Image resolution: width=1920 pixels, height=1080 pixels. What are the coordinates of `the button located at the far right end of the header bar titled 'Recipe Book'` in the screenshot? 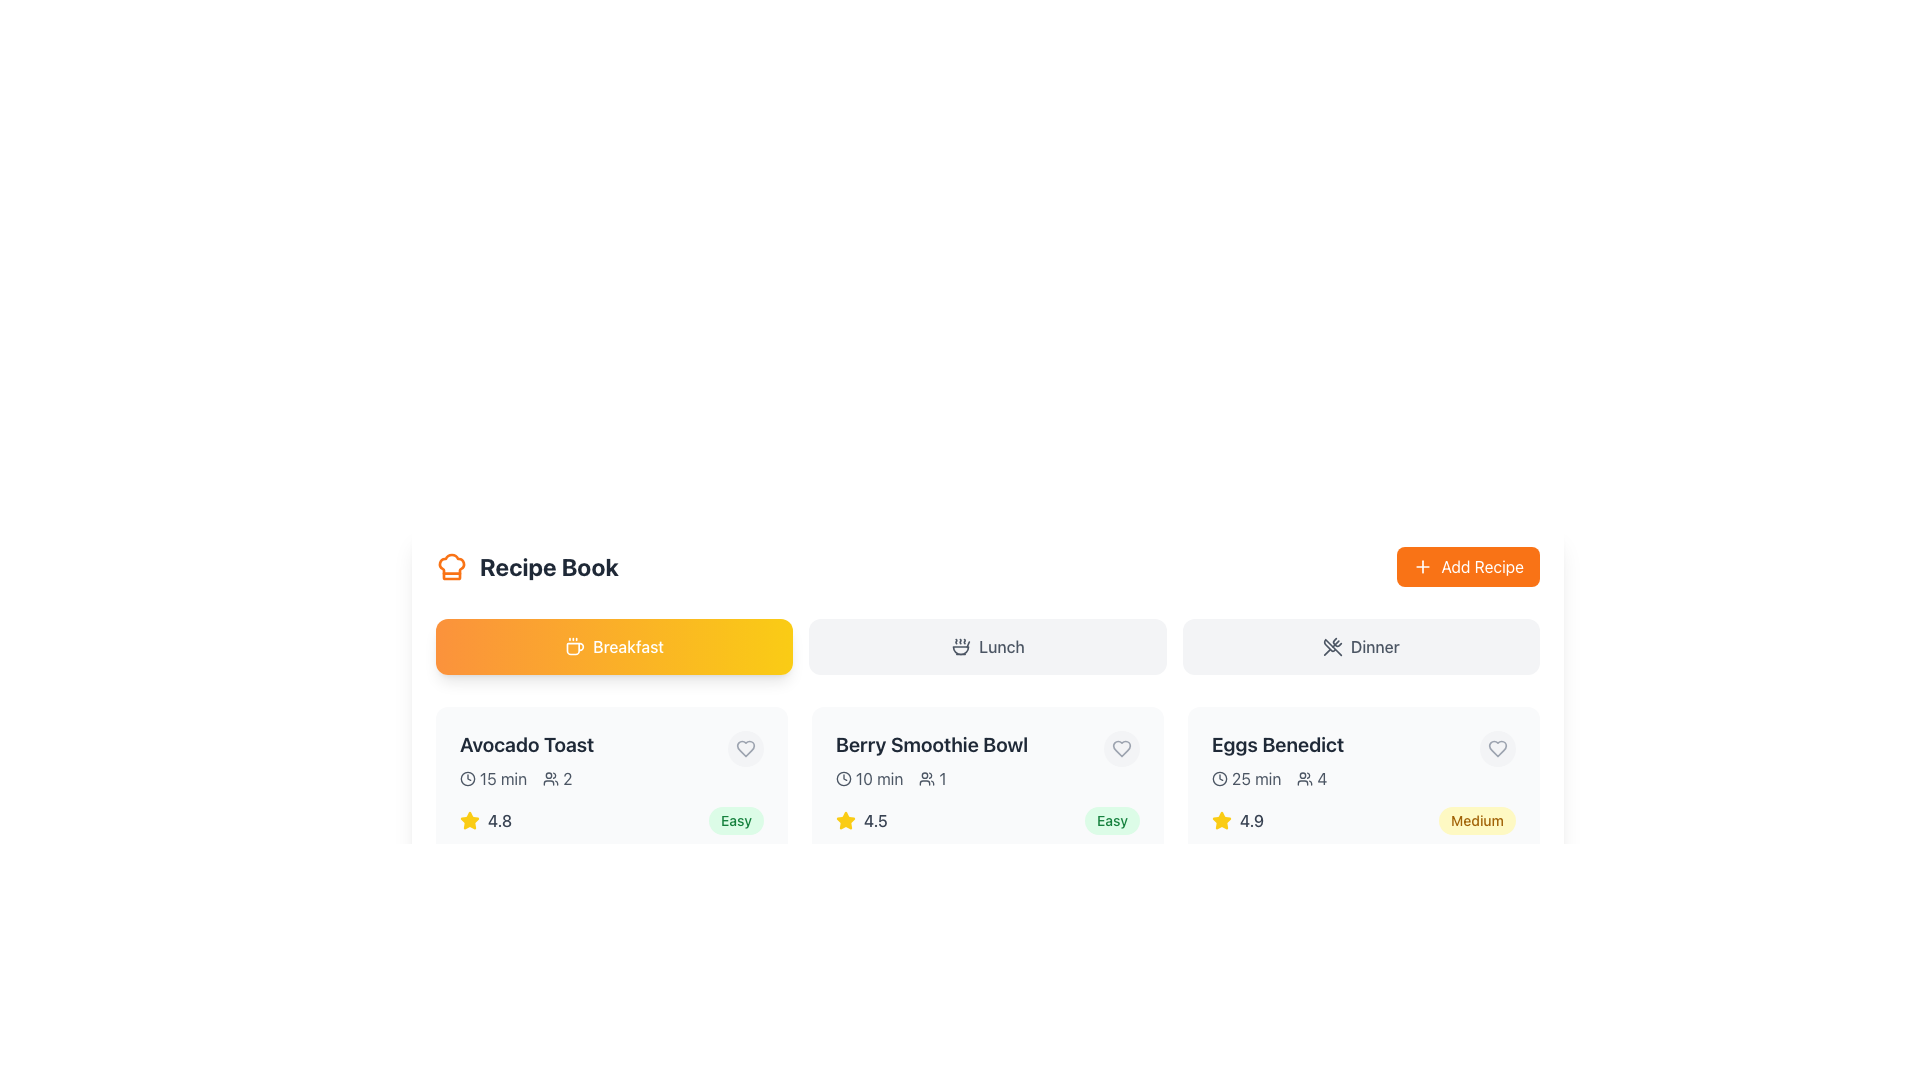 It's located at (1468, 567).